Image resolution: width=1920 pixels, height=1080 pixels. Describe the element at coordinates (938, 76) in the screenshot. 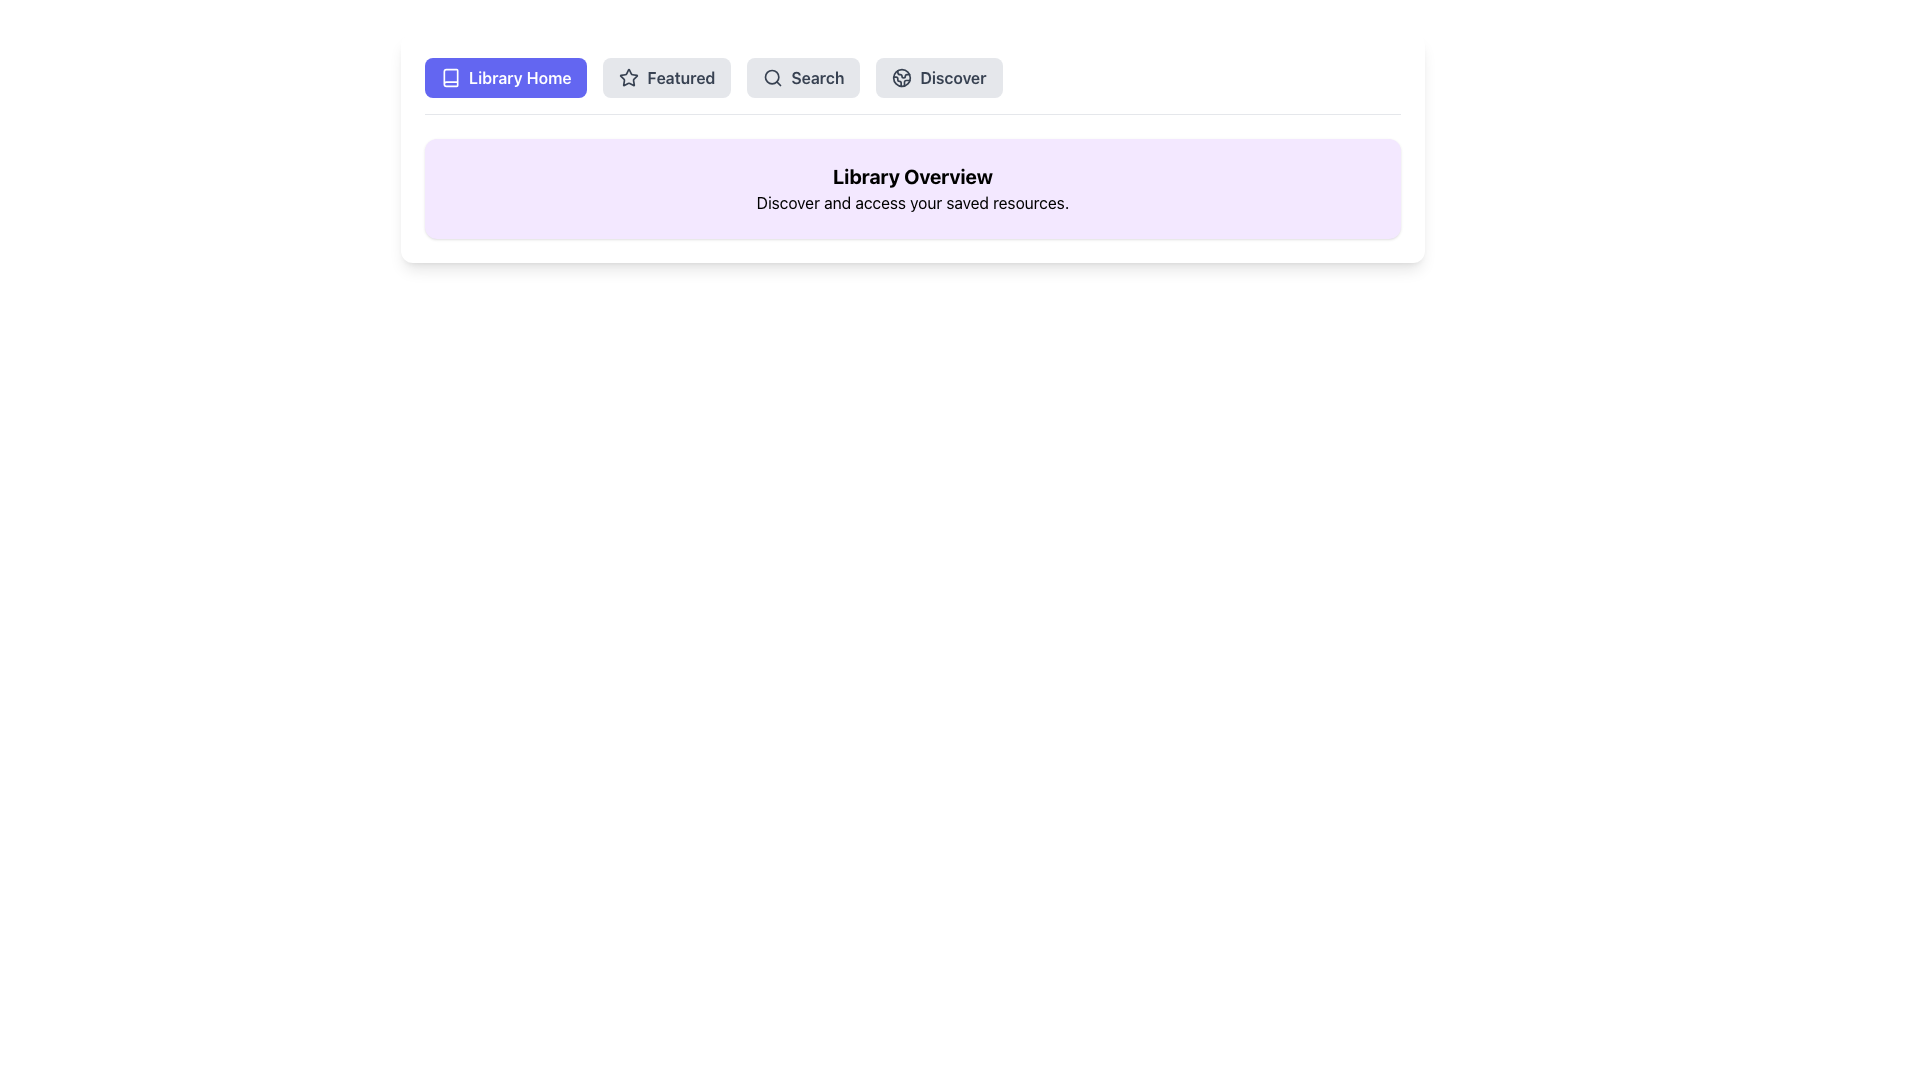

I see `the 'Discover' button located at the top-right corner of the button group to activate its hover effect` at that location.